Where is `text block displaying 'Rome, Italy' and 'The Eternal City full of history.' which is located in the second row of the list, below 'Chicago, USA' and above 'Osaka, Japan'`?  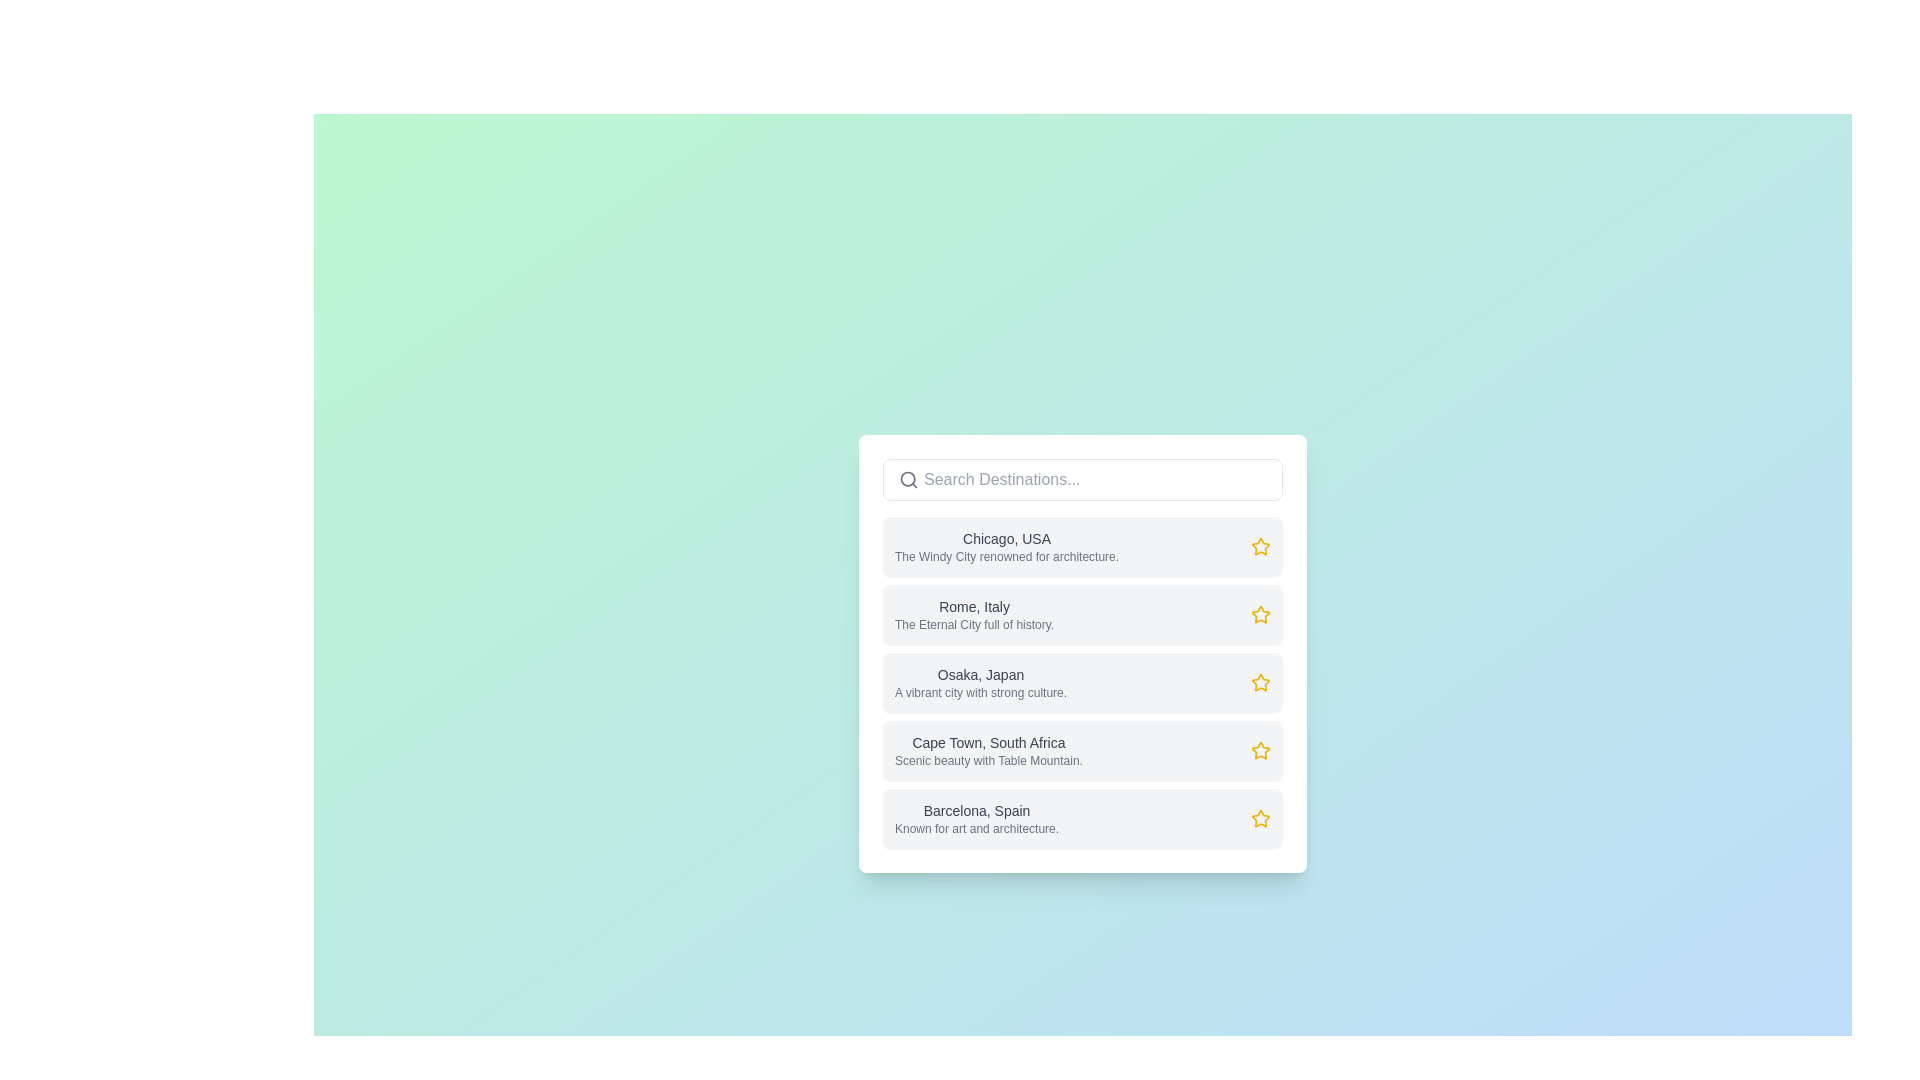
text block displaying 'Rome, Italy' and 'The Eternal City full of history.' which is located in the second row of the list, below 'Chicago, USA' and above 'Osaka, Japan' is located at coordinates (974, 613).